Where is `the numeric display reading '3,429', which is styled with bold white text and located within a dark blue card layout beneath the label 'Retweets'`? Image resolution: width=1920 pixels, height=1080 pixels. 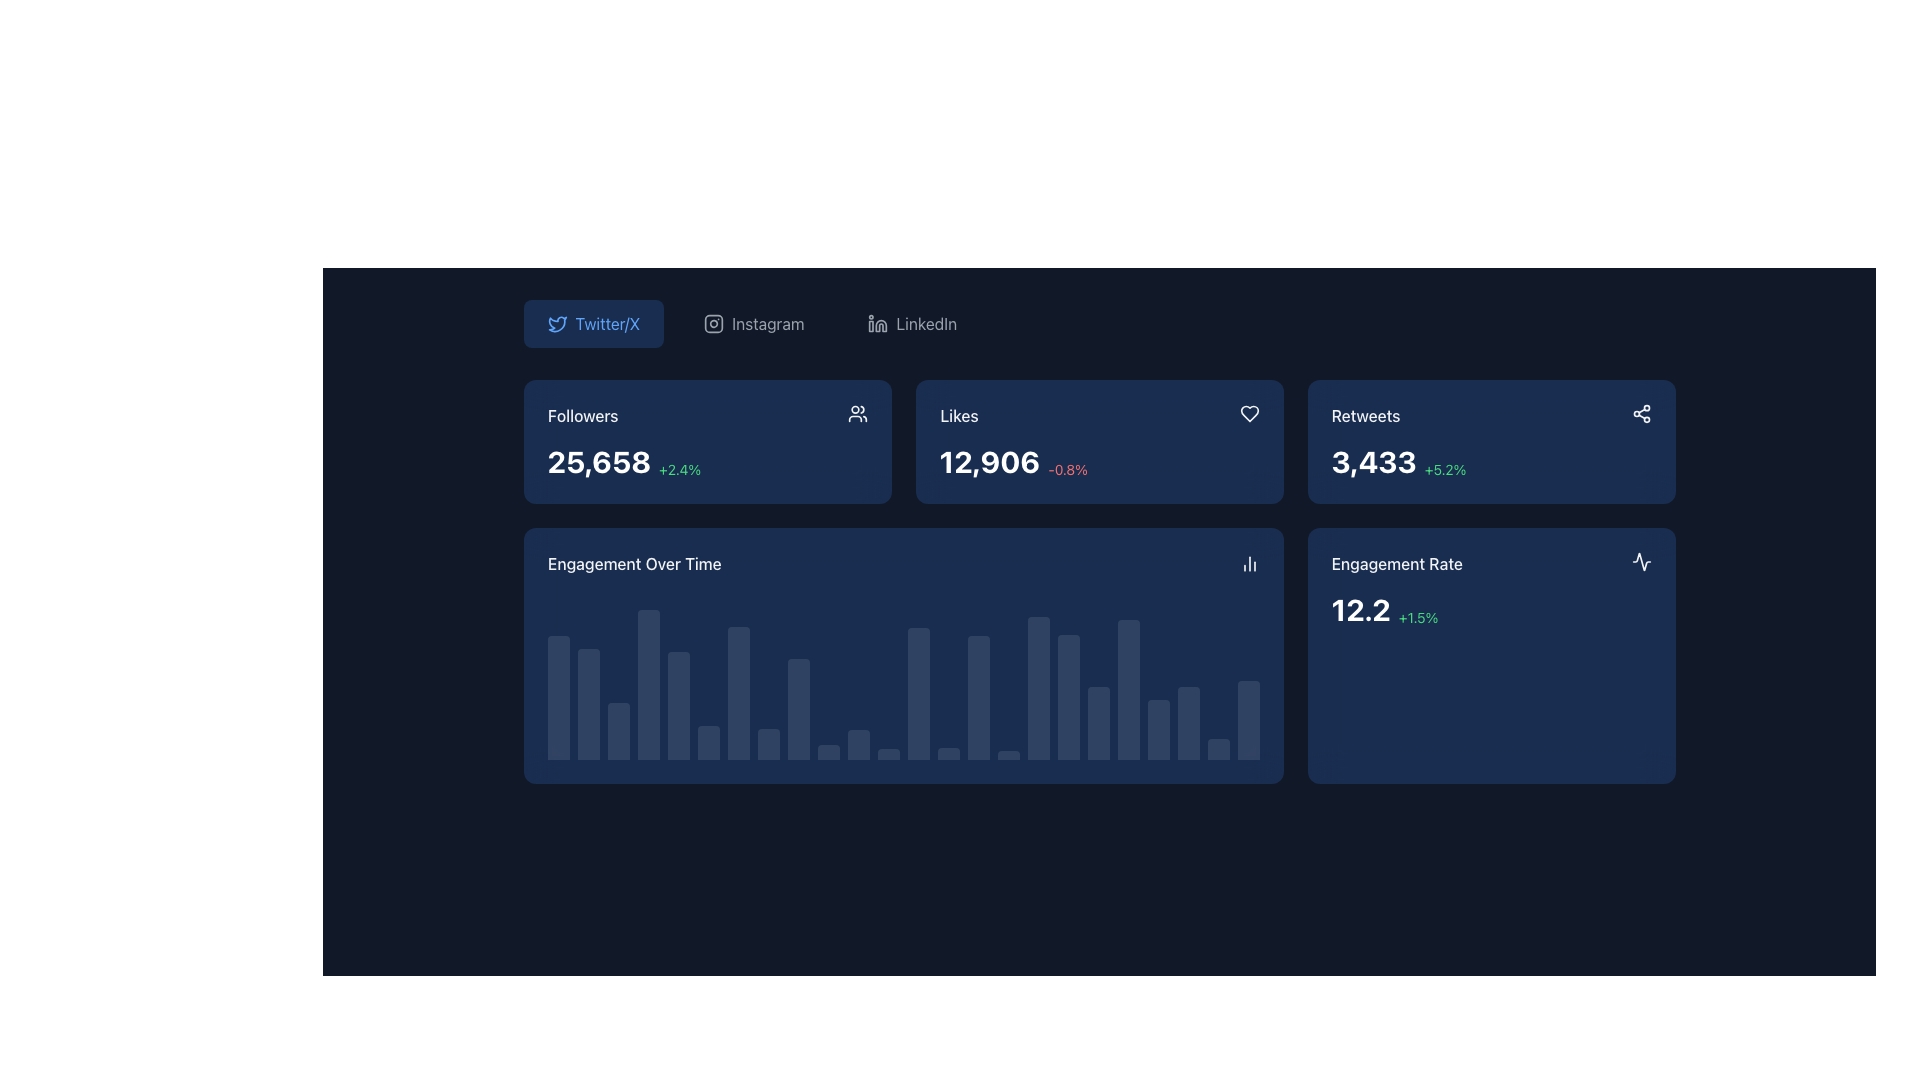
the numeric display reading '3,429', which is styled with bold white text and located within a dark blue card layout beneath the label 'Retweets' is located at coordinates (1373, 462).